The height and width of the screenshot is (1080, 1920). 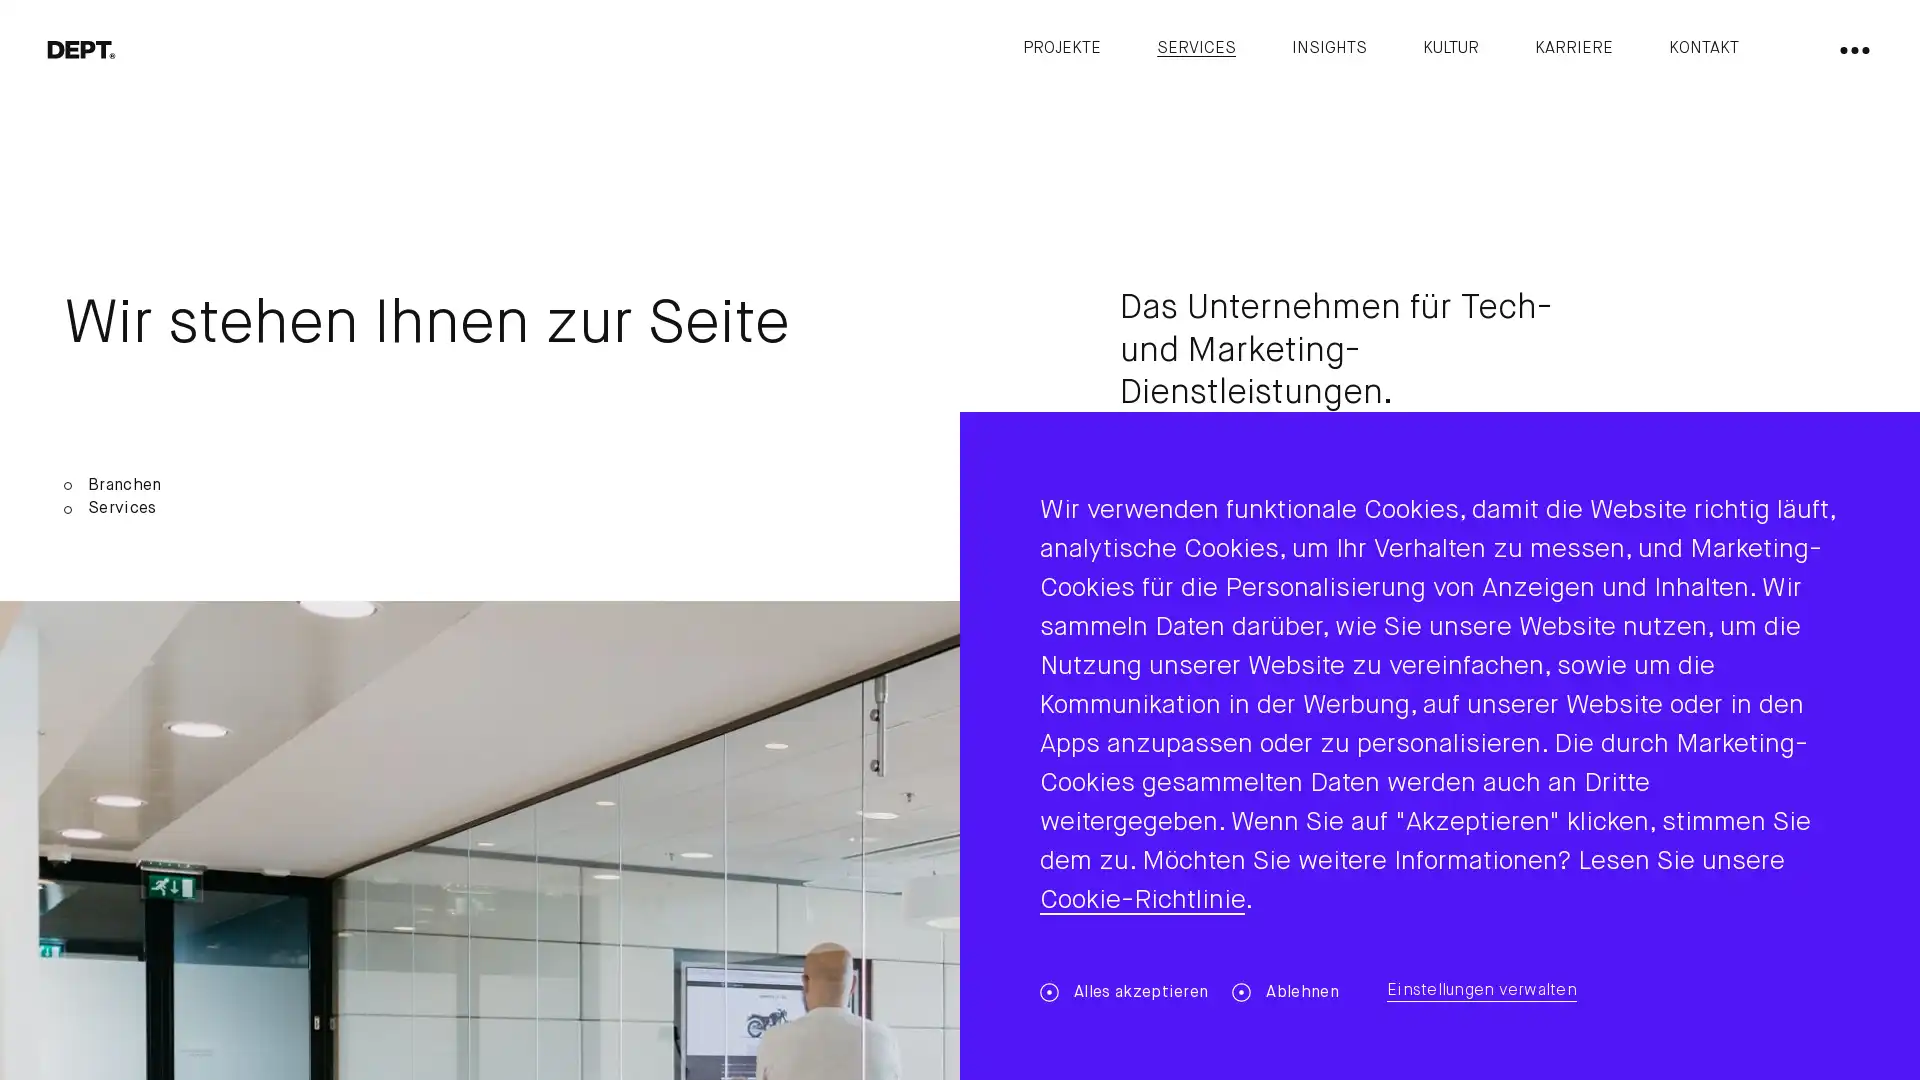 What do you see at coordinates (512, 508) in the screenshot?
I see `Services` at bounding box center [512, 508].